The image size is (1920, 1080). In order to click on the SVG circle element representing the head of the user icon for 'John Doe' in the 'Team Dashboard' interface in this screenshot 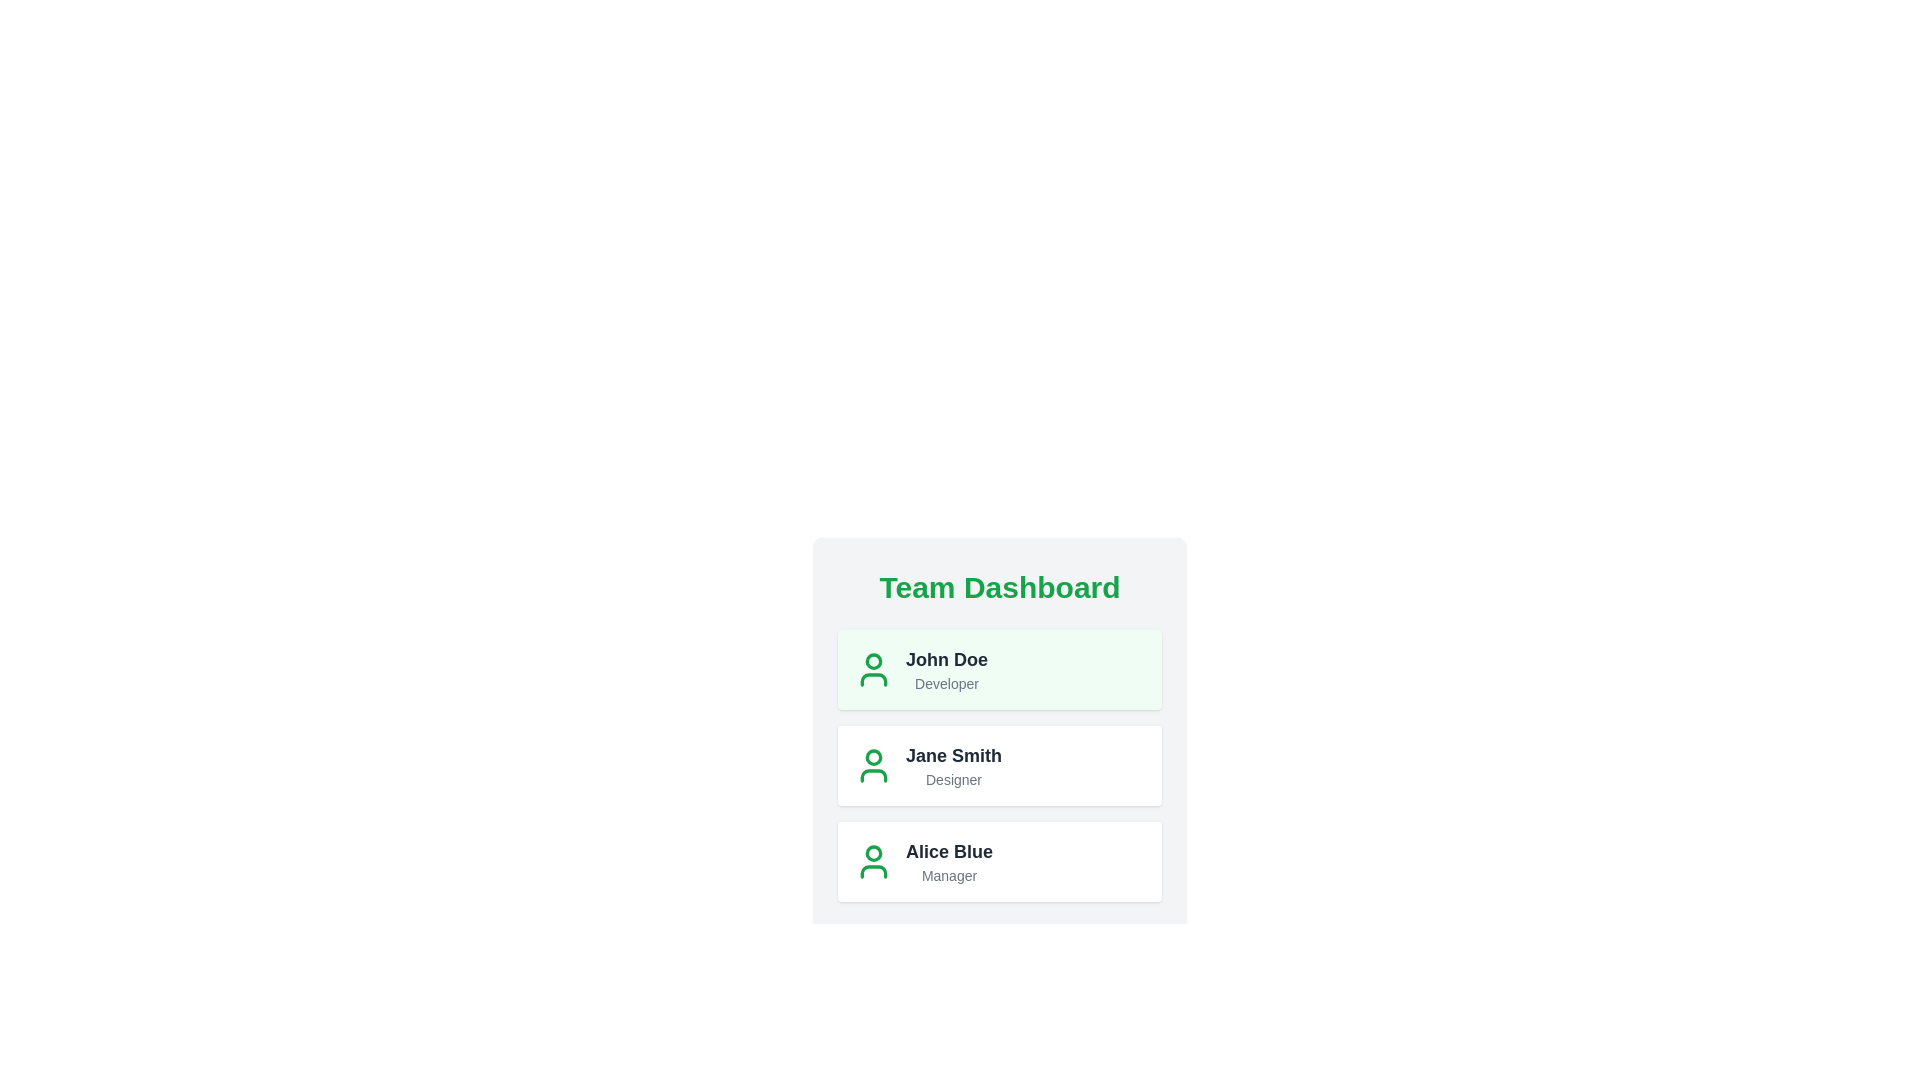, I will do `click(873, 660)`.